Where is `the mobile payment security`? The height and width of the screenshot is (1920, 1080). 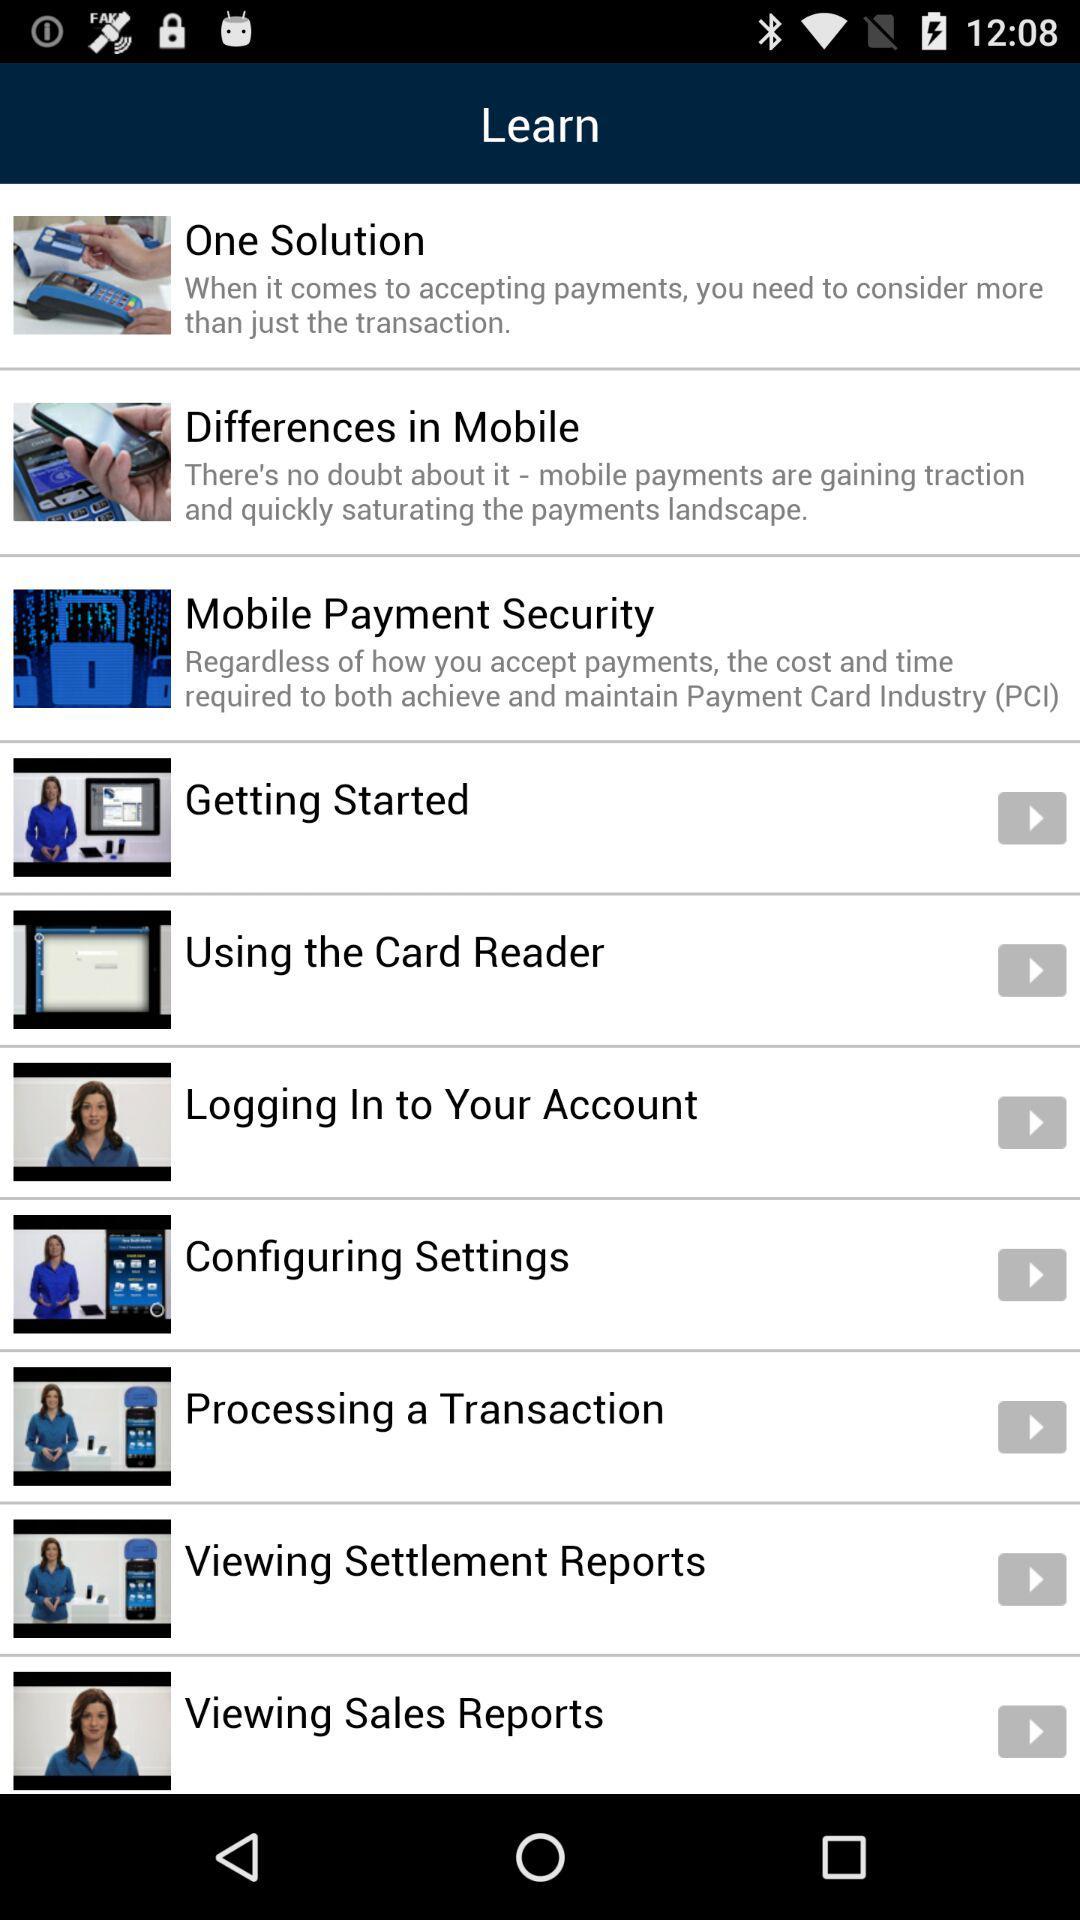 the mobile payment security is located at coordinates (418, 611).